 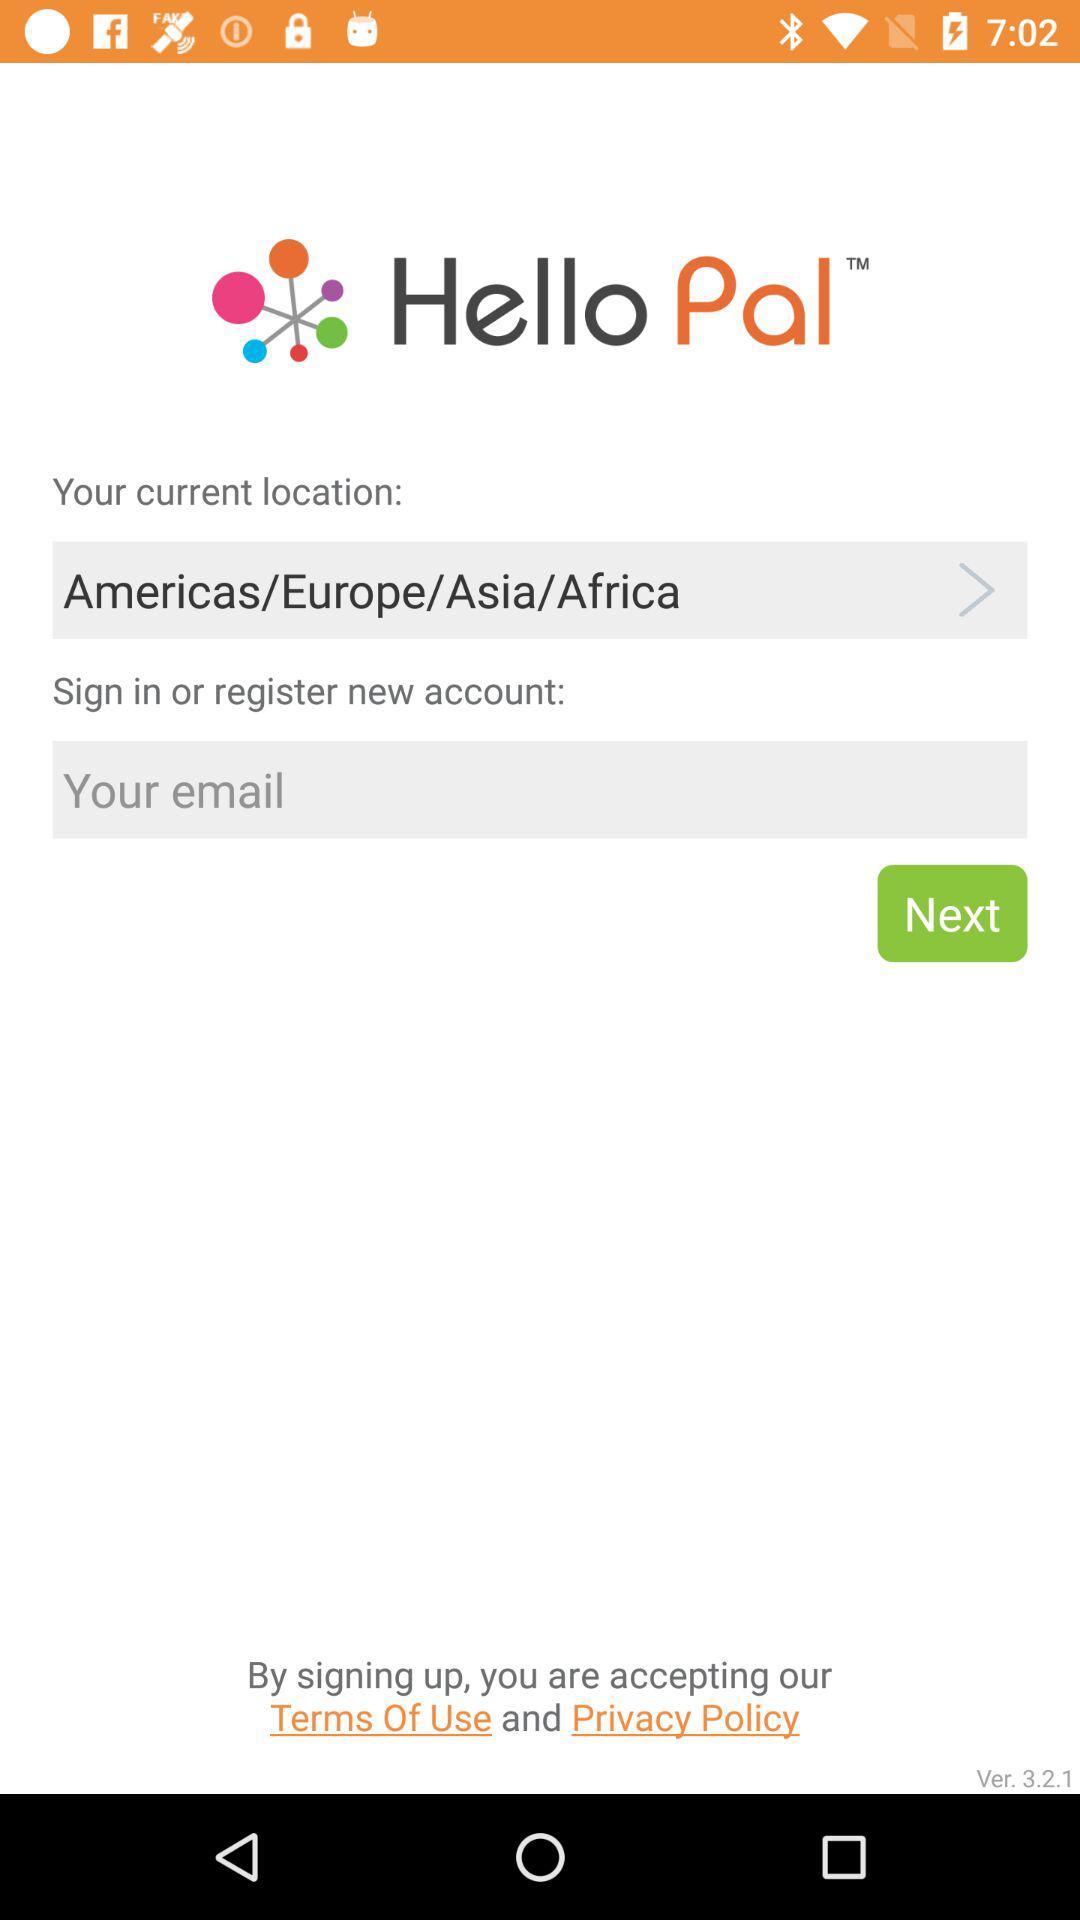 What do you see at coordinates (538, 1494) in the screenshot?
I see `the item below the next icon` at bounding box center [538, 1494].